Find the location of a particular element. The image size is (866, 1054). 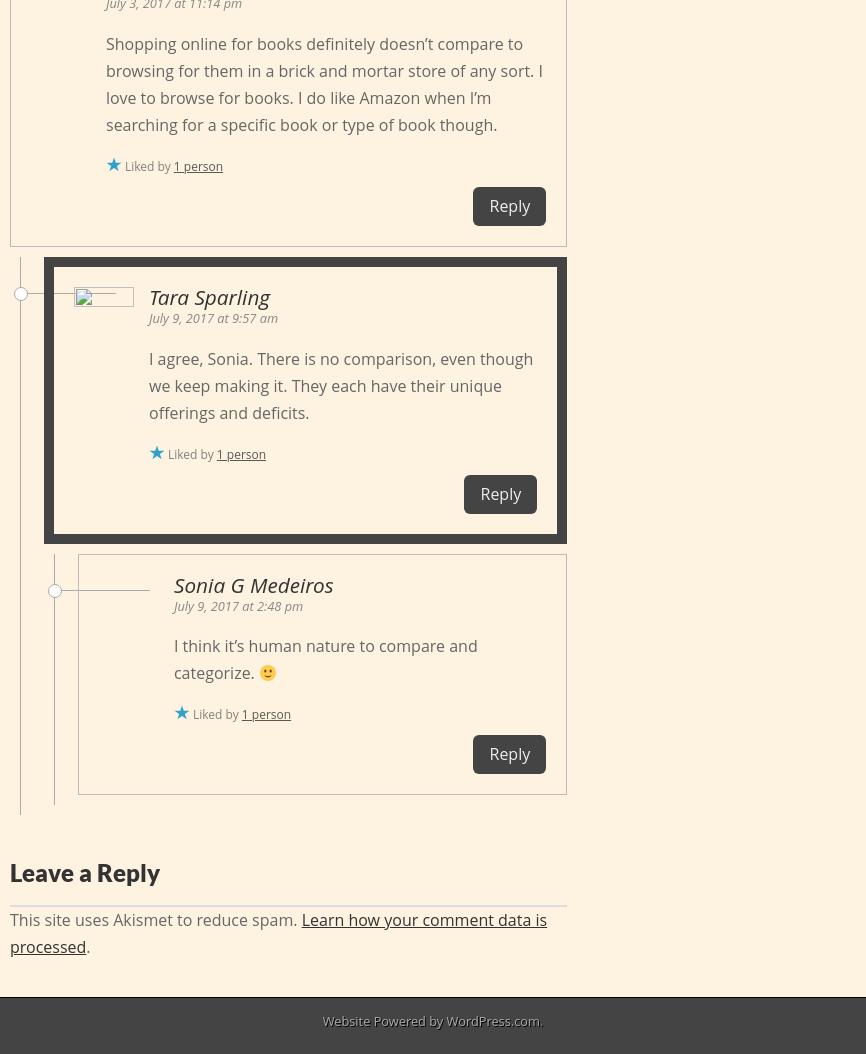

'I agree, Sonia. There is no comparison, even though we keep making it. They each have their unique offerings and deficits.' is located at coordinates (340, 384).